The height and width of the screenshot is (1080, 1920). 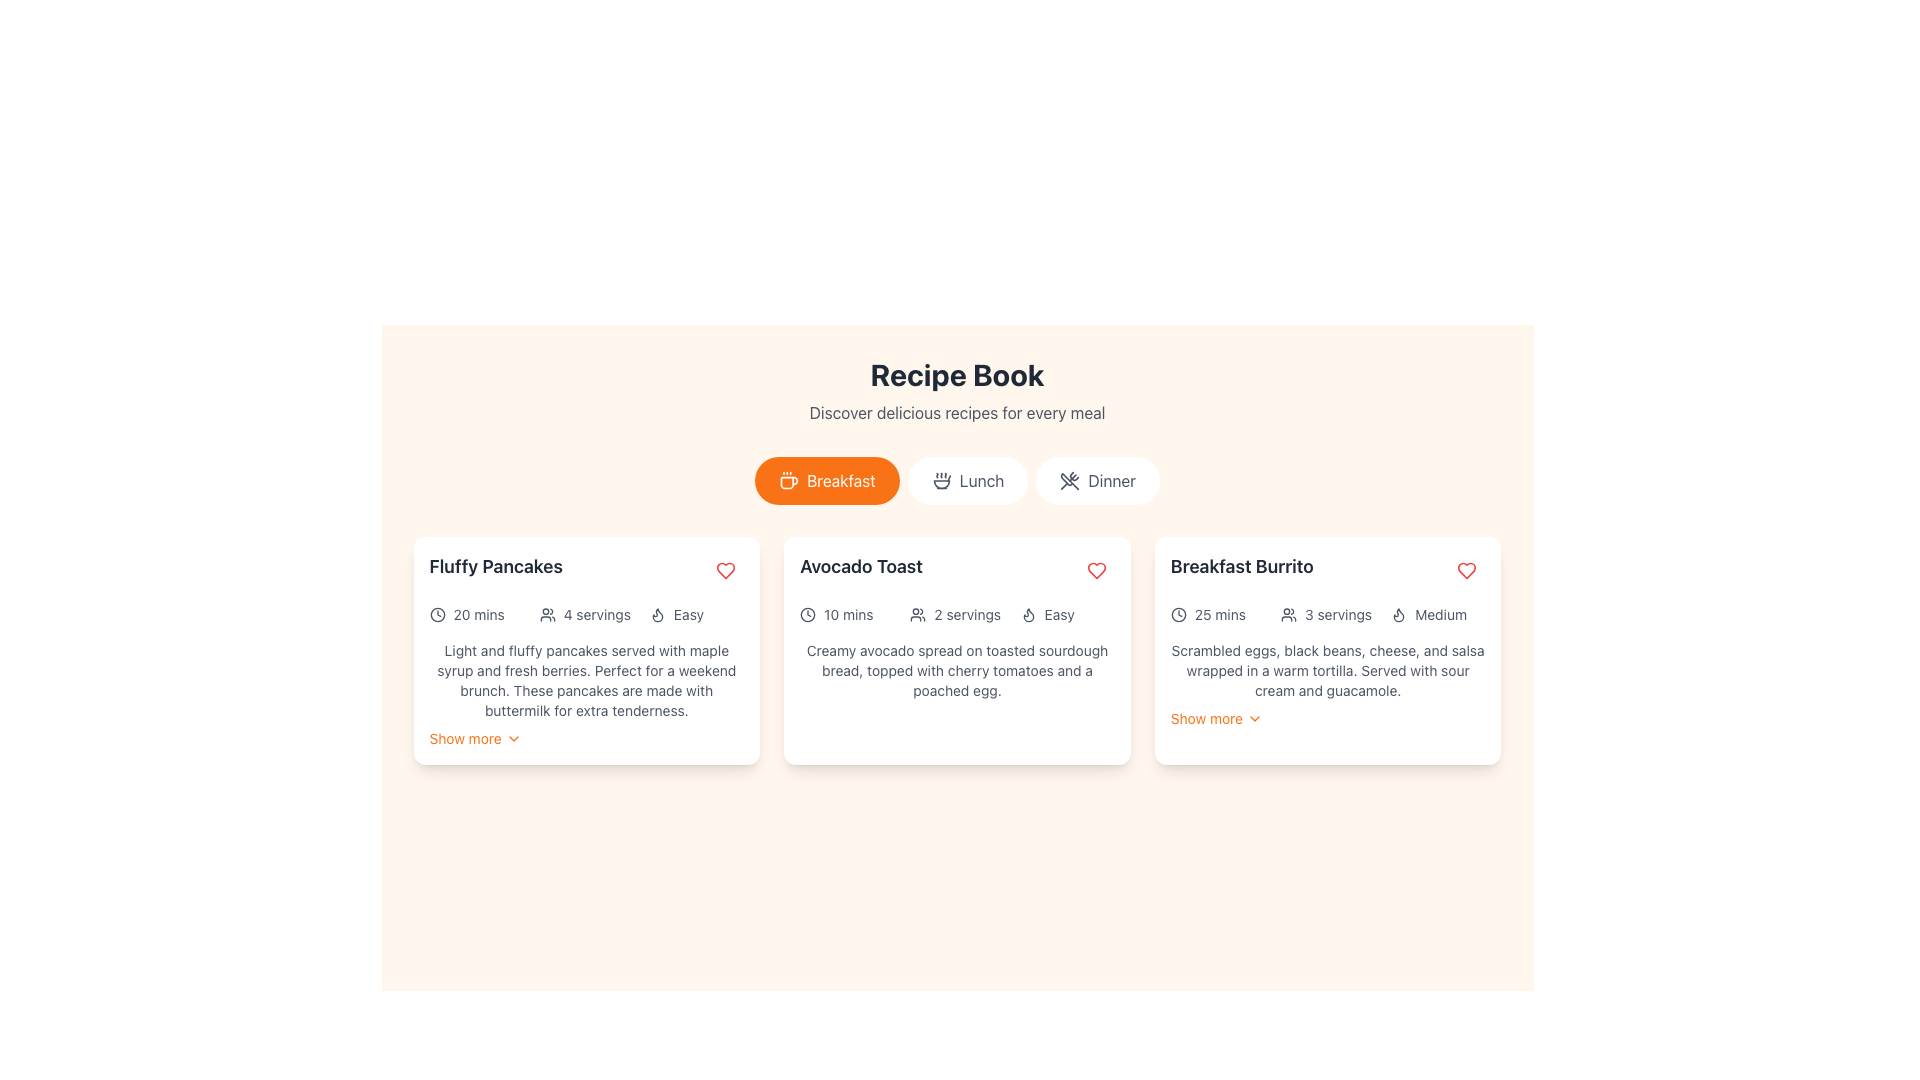 What do you see at coordinates (1328, 613) in the screenshot?
I see `the informational label displaying the number of servings for the 'Breakfast Burrito' recipe, located in the middle of the card's metadata` at bounding box center [1328, 613].